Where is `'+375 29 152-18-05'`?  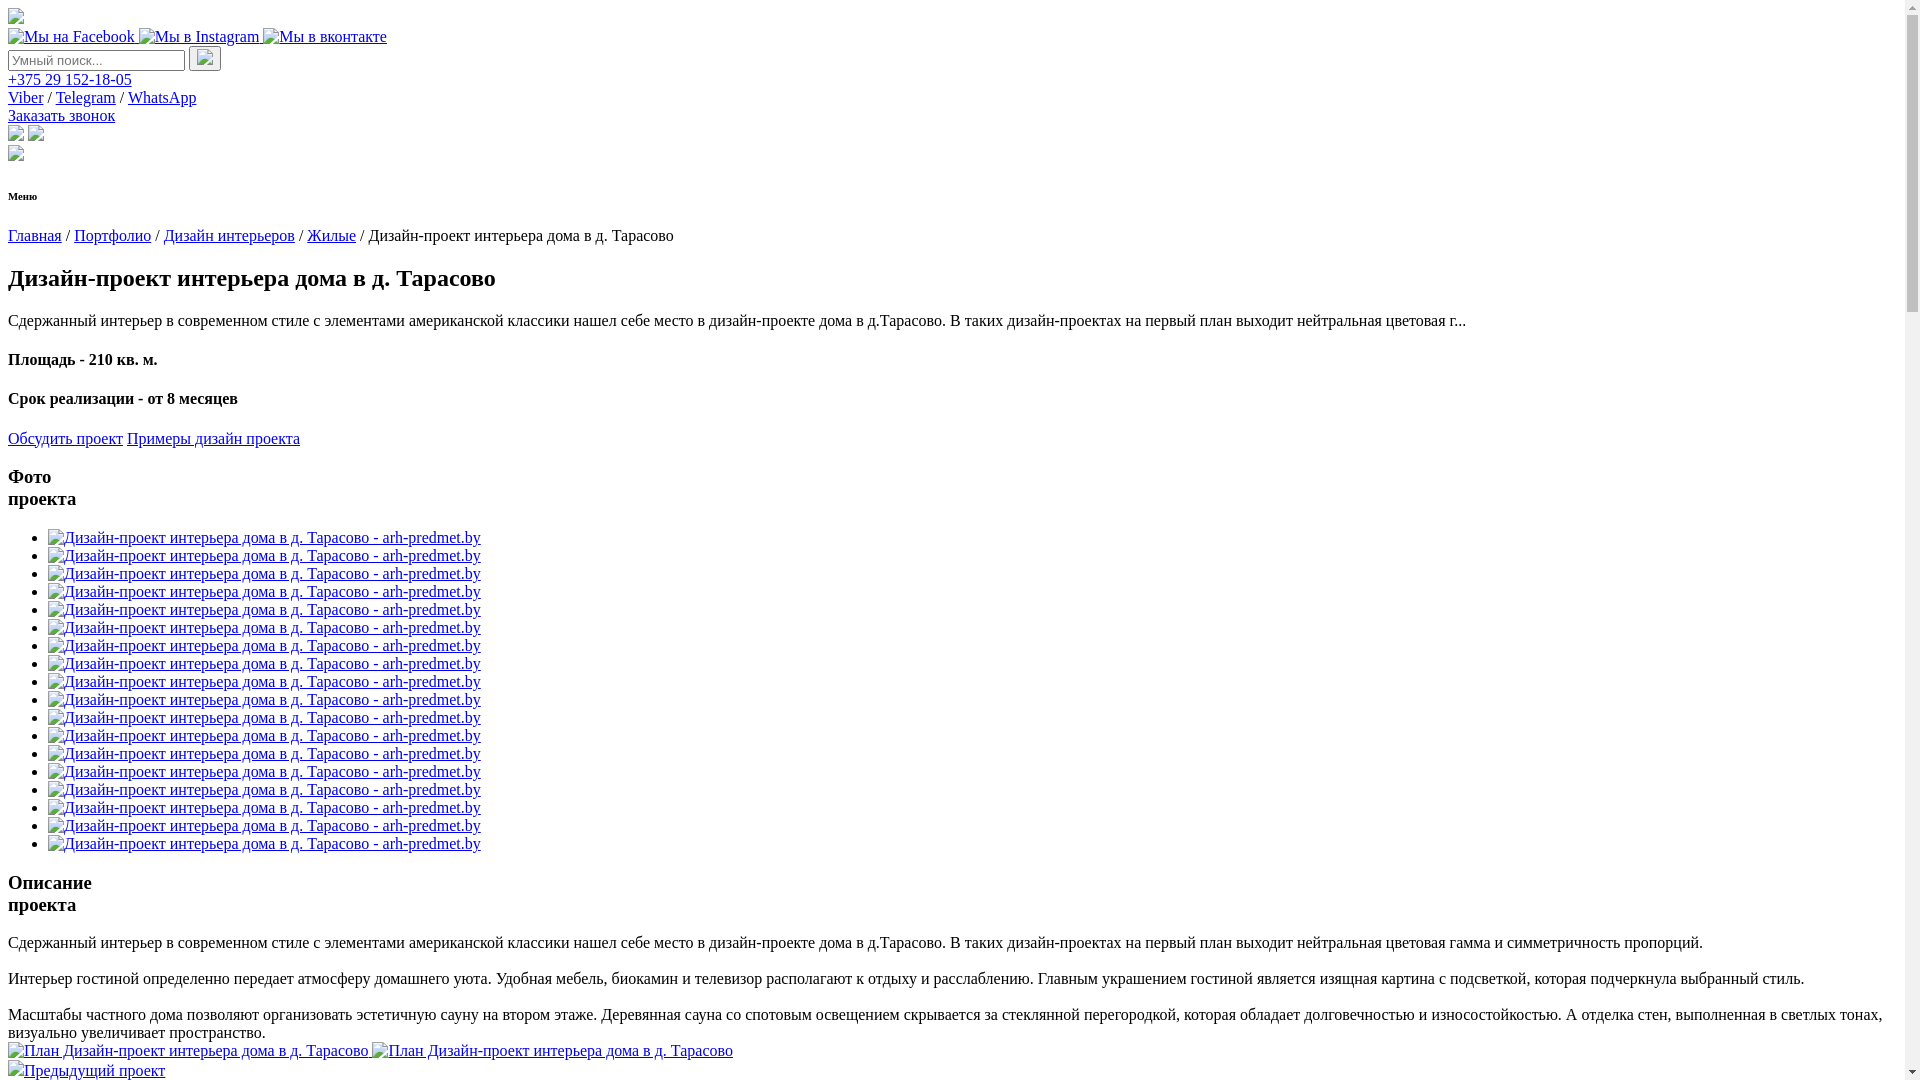
'+375 29 152-18-05' is located at coordinates (70, 78).